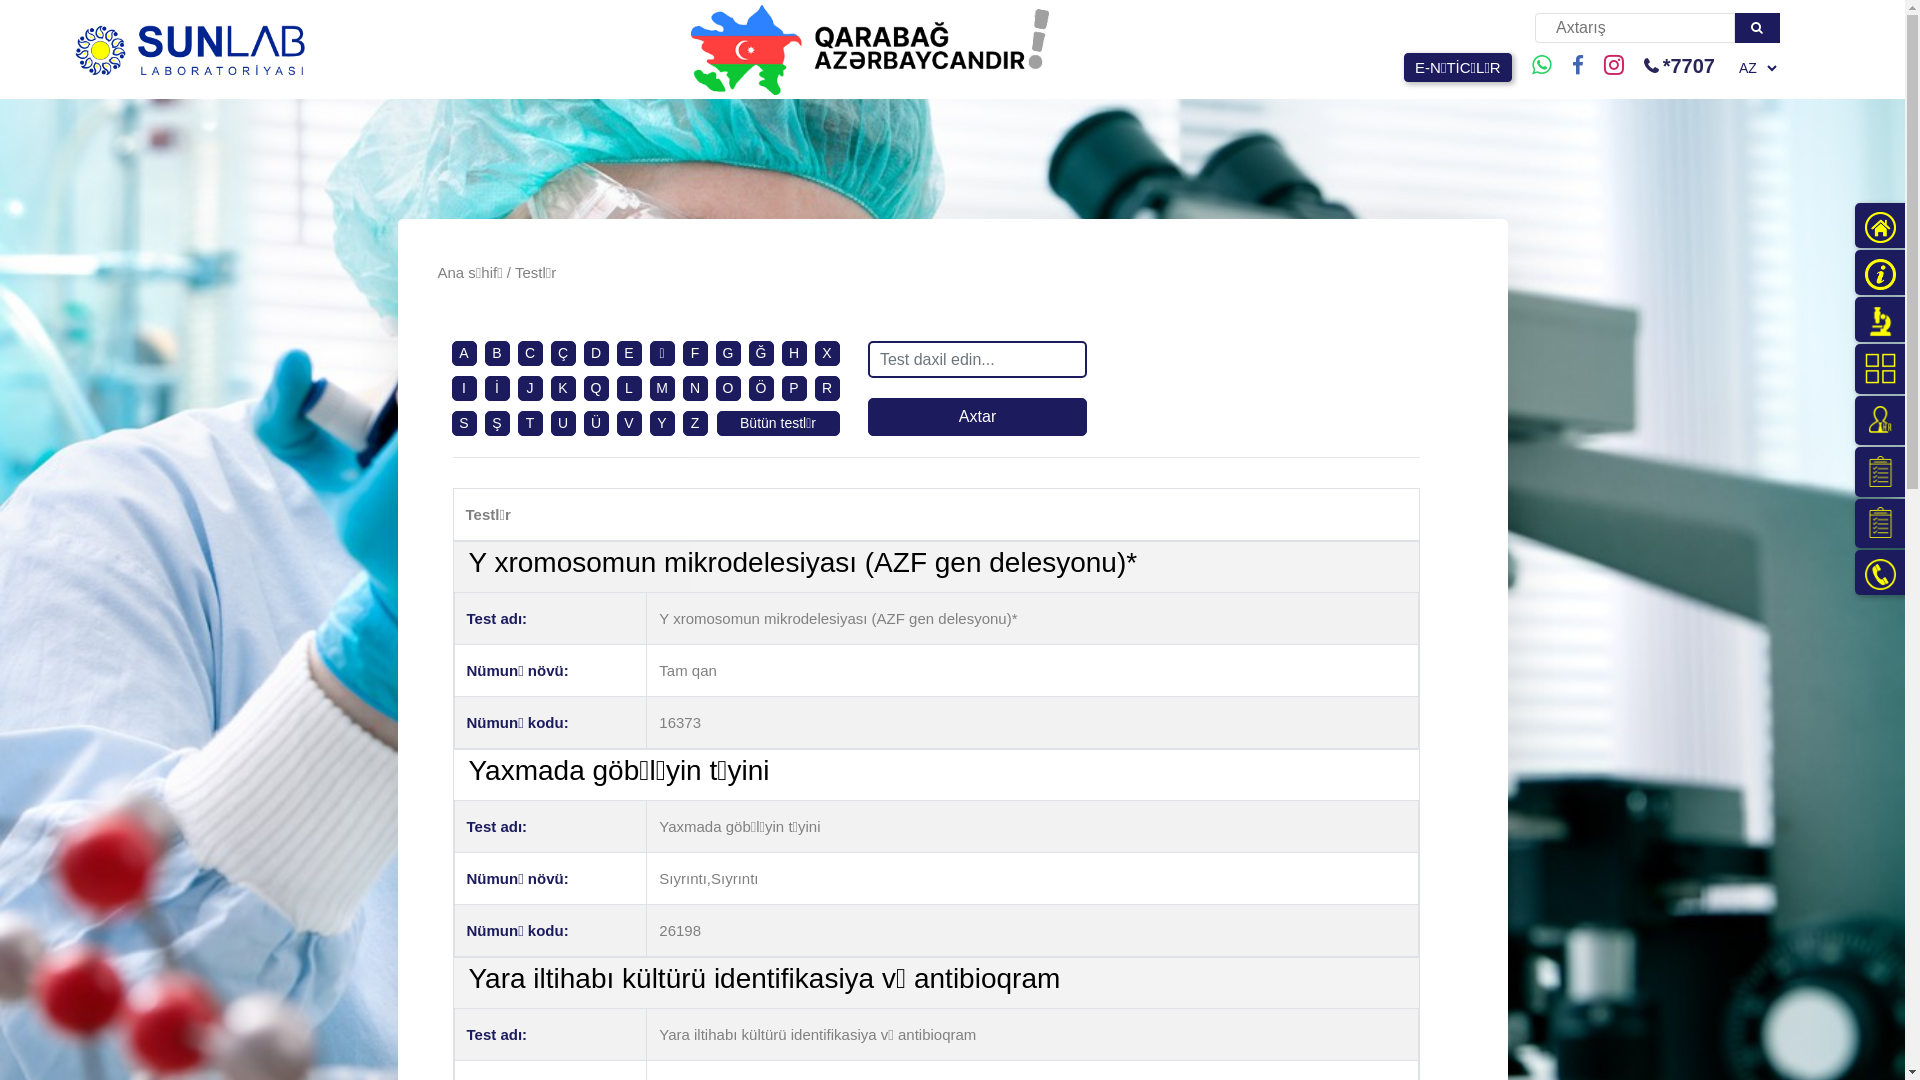 The image size is (1920, 1080). I want to click on 'WhatsApp', so click(1540, 64).